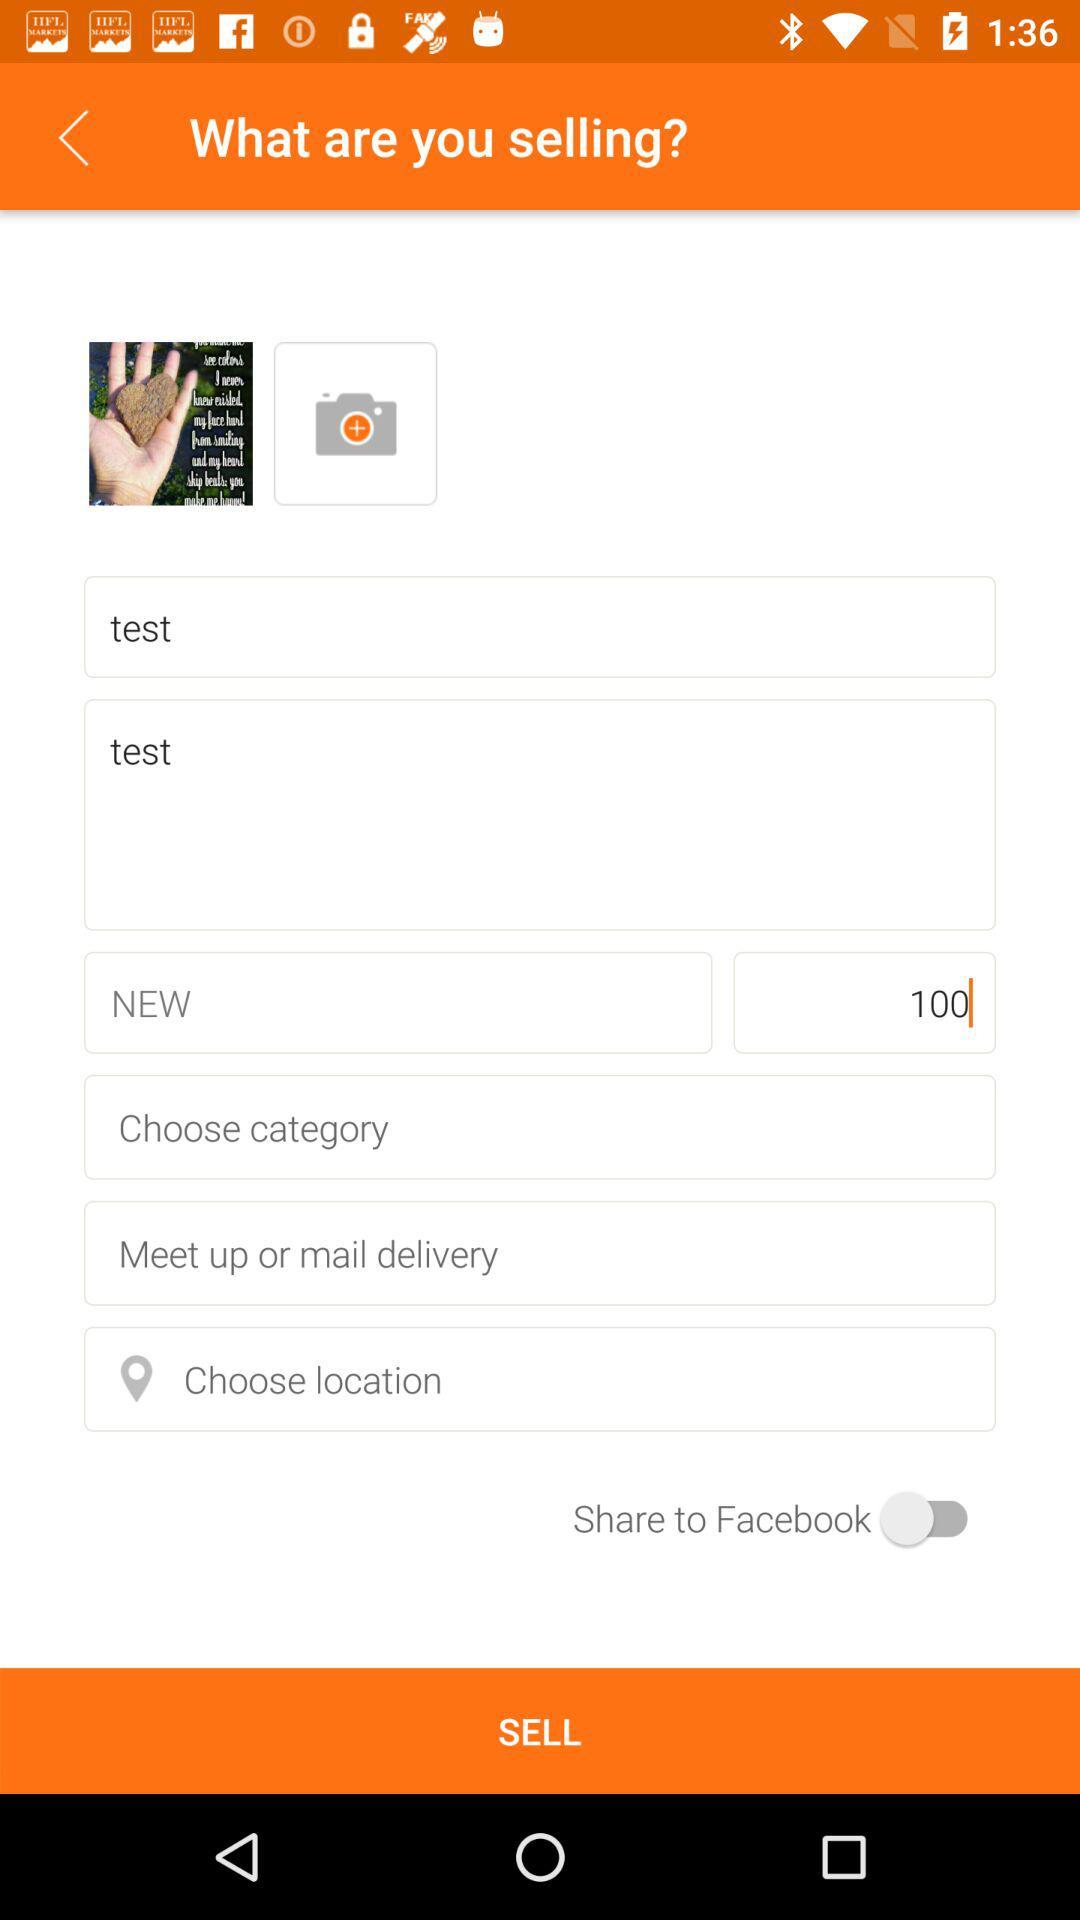  What do you see at coordinates (540, 1378) in the screenshot?
I see `icon above the share to facebook icon` at bounding box center [540, 1378].